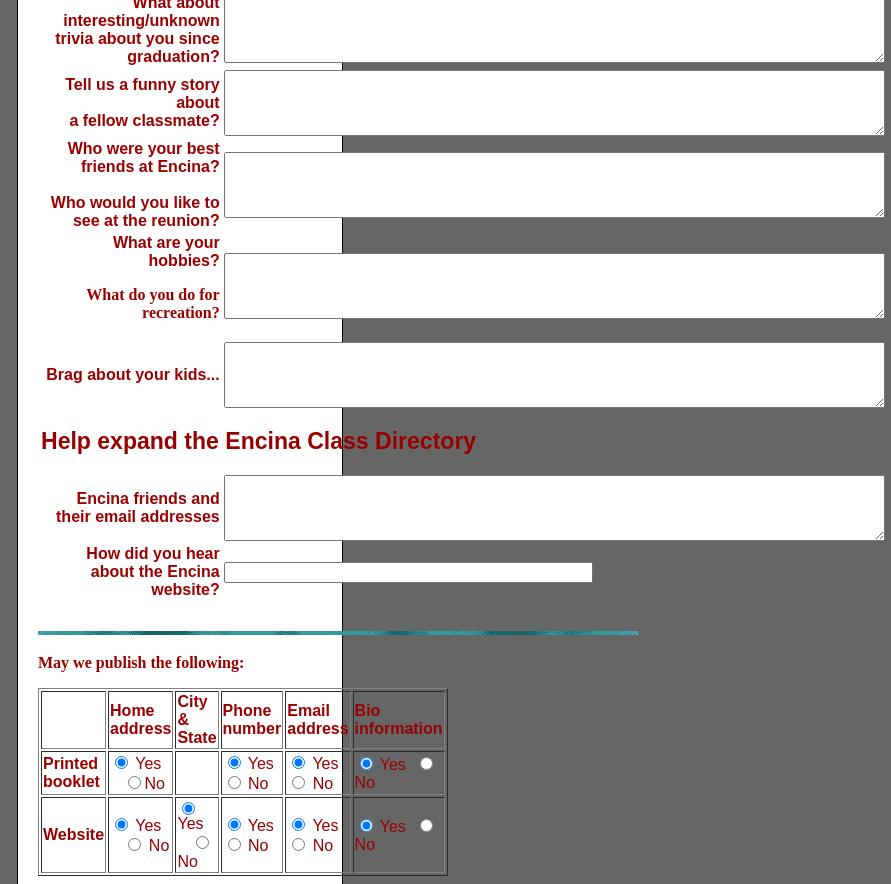 The image size is (891, 884). I want to click on 'Bio information', so click(398, 718).